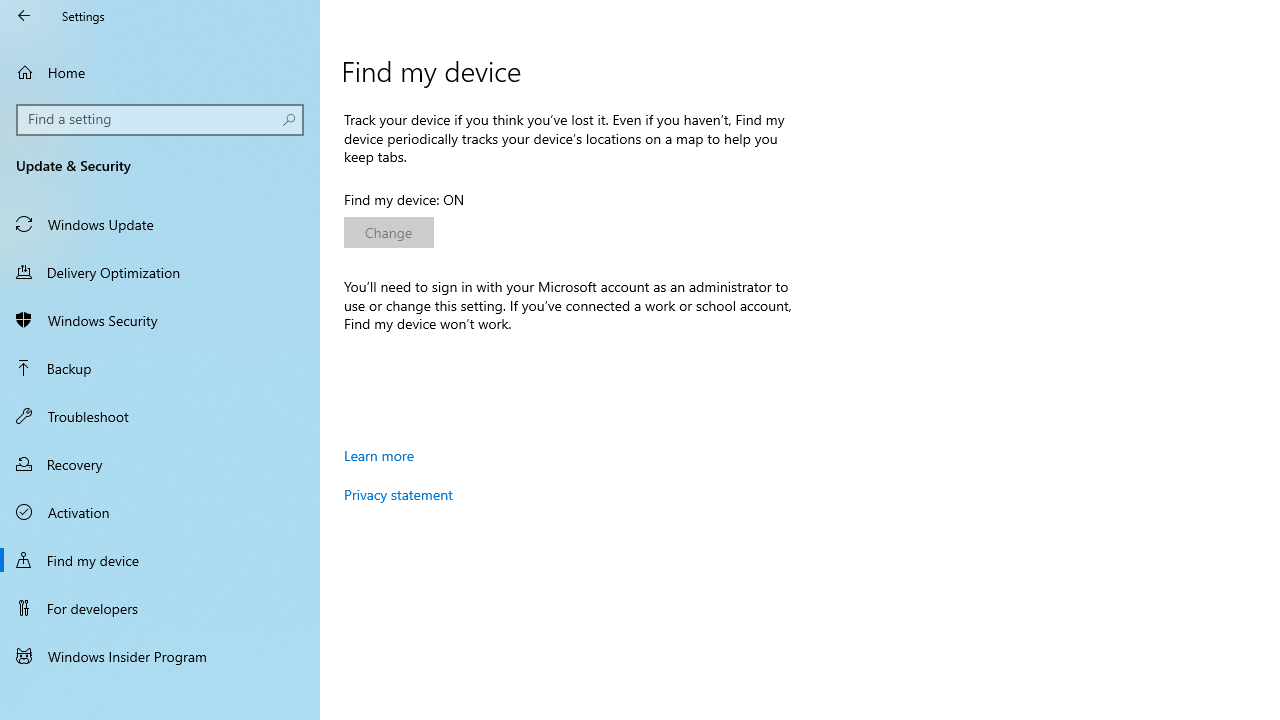  What do you see at coordinates (24, 15) in the screenshot?
I see `'Back'` at bounding box center [24, 15].